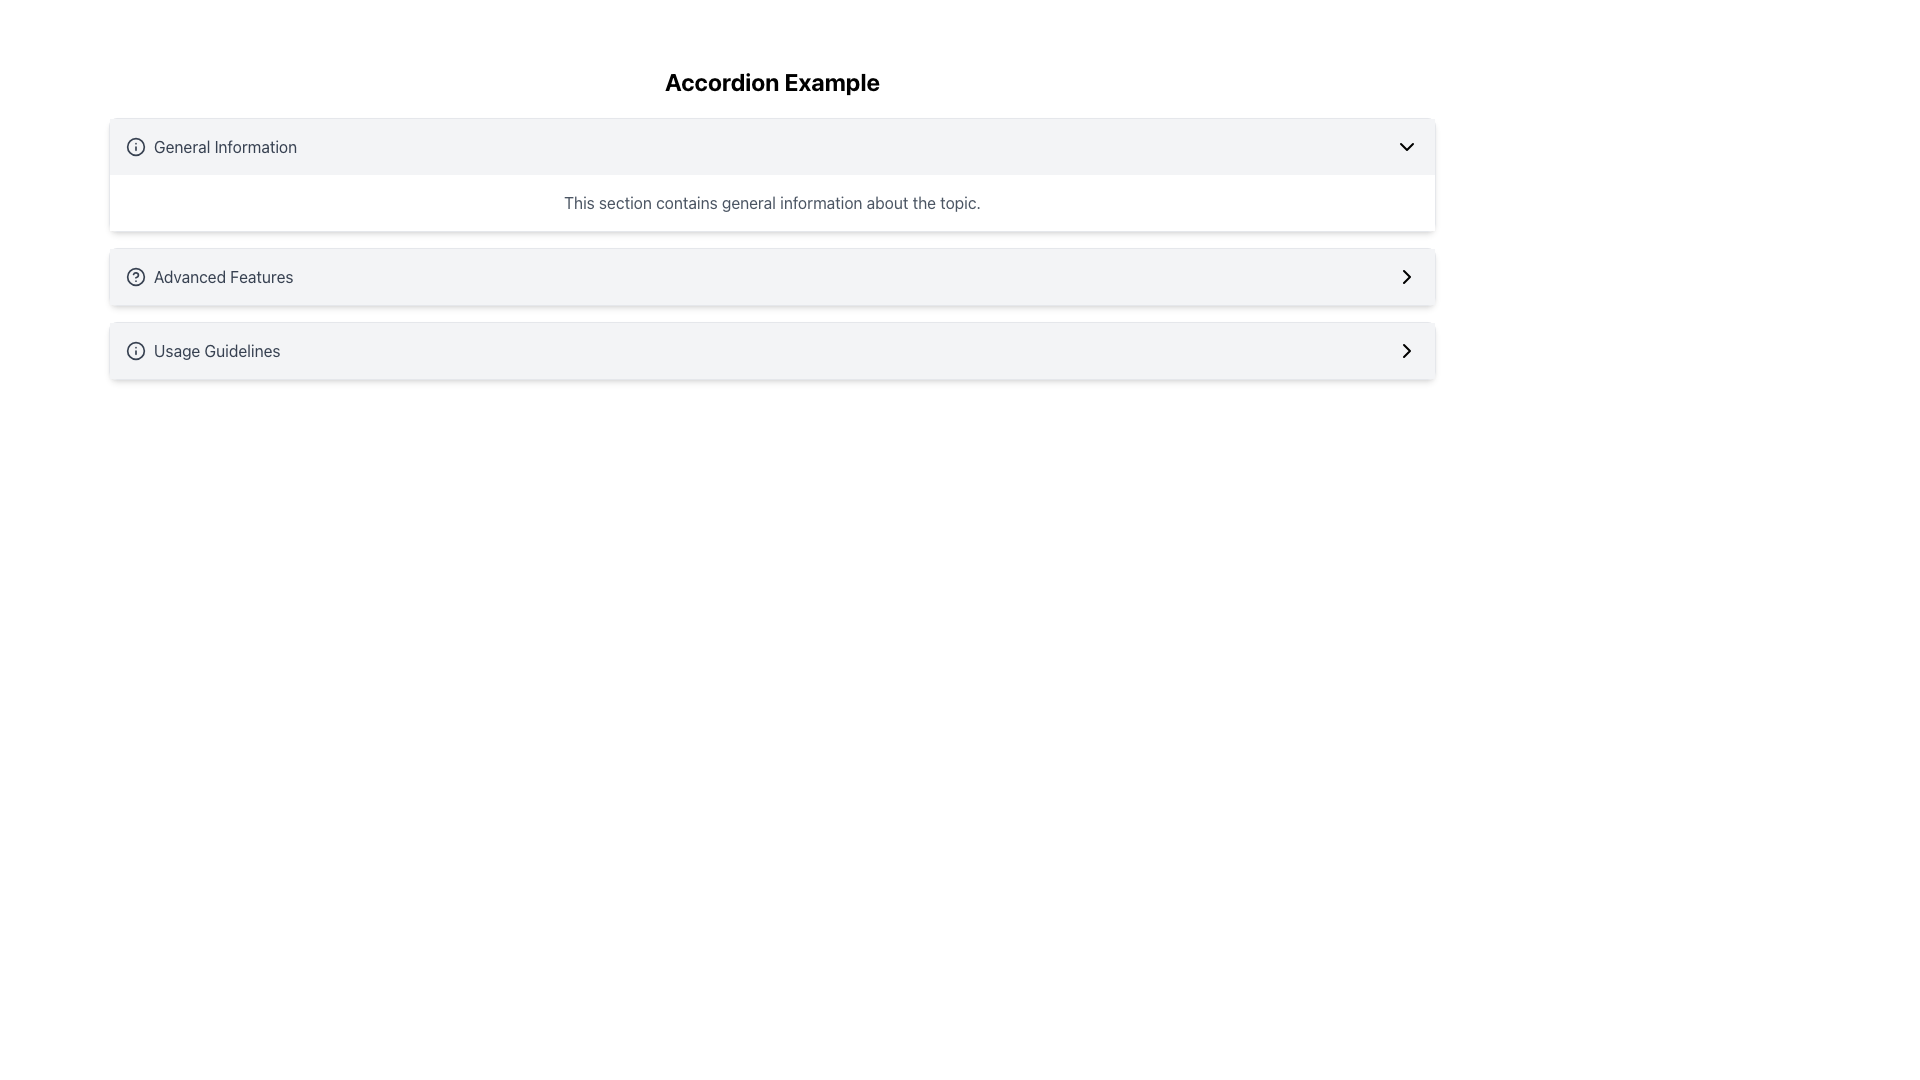  What do you see at coordinates (211, 145) in the screenshot?
I see `the 'General Information' label in the accordion section` at bounding box center [211, 145].